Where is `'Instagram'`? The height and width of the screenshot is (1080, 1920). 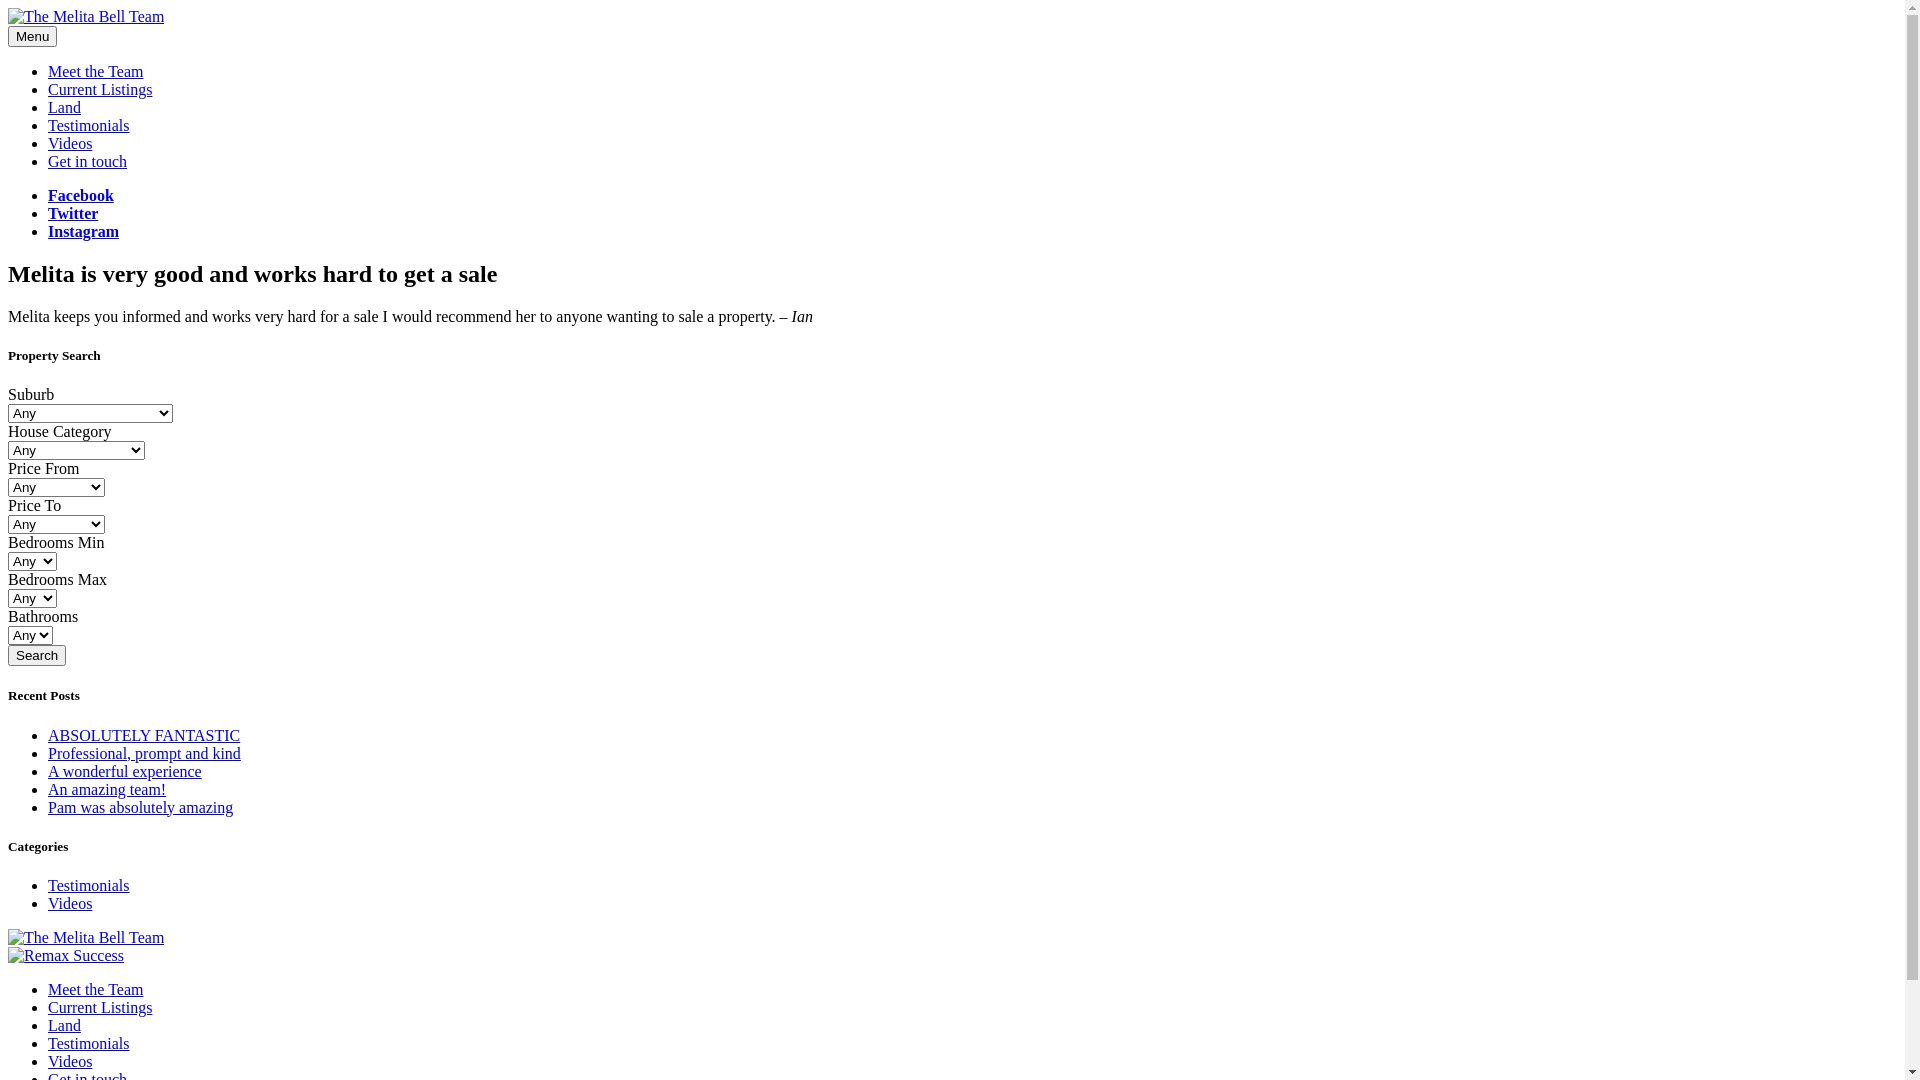 'Instagram' is located at coordinates (48, 230).